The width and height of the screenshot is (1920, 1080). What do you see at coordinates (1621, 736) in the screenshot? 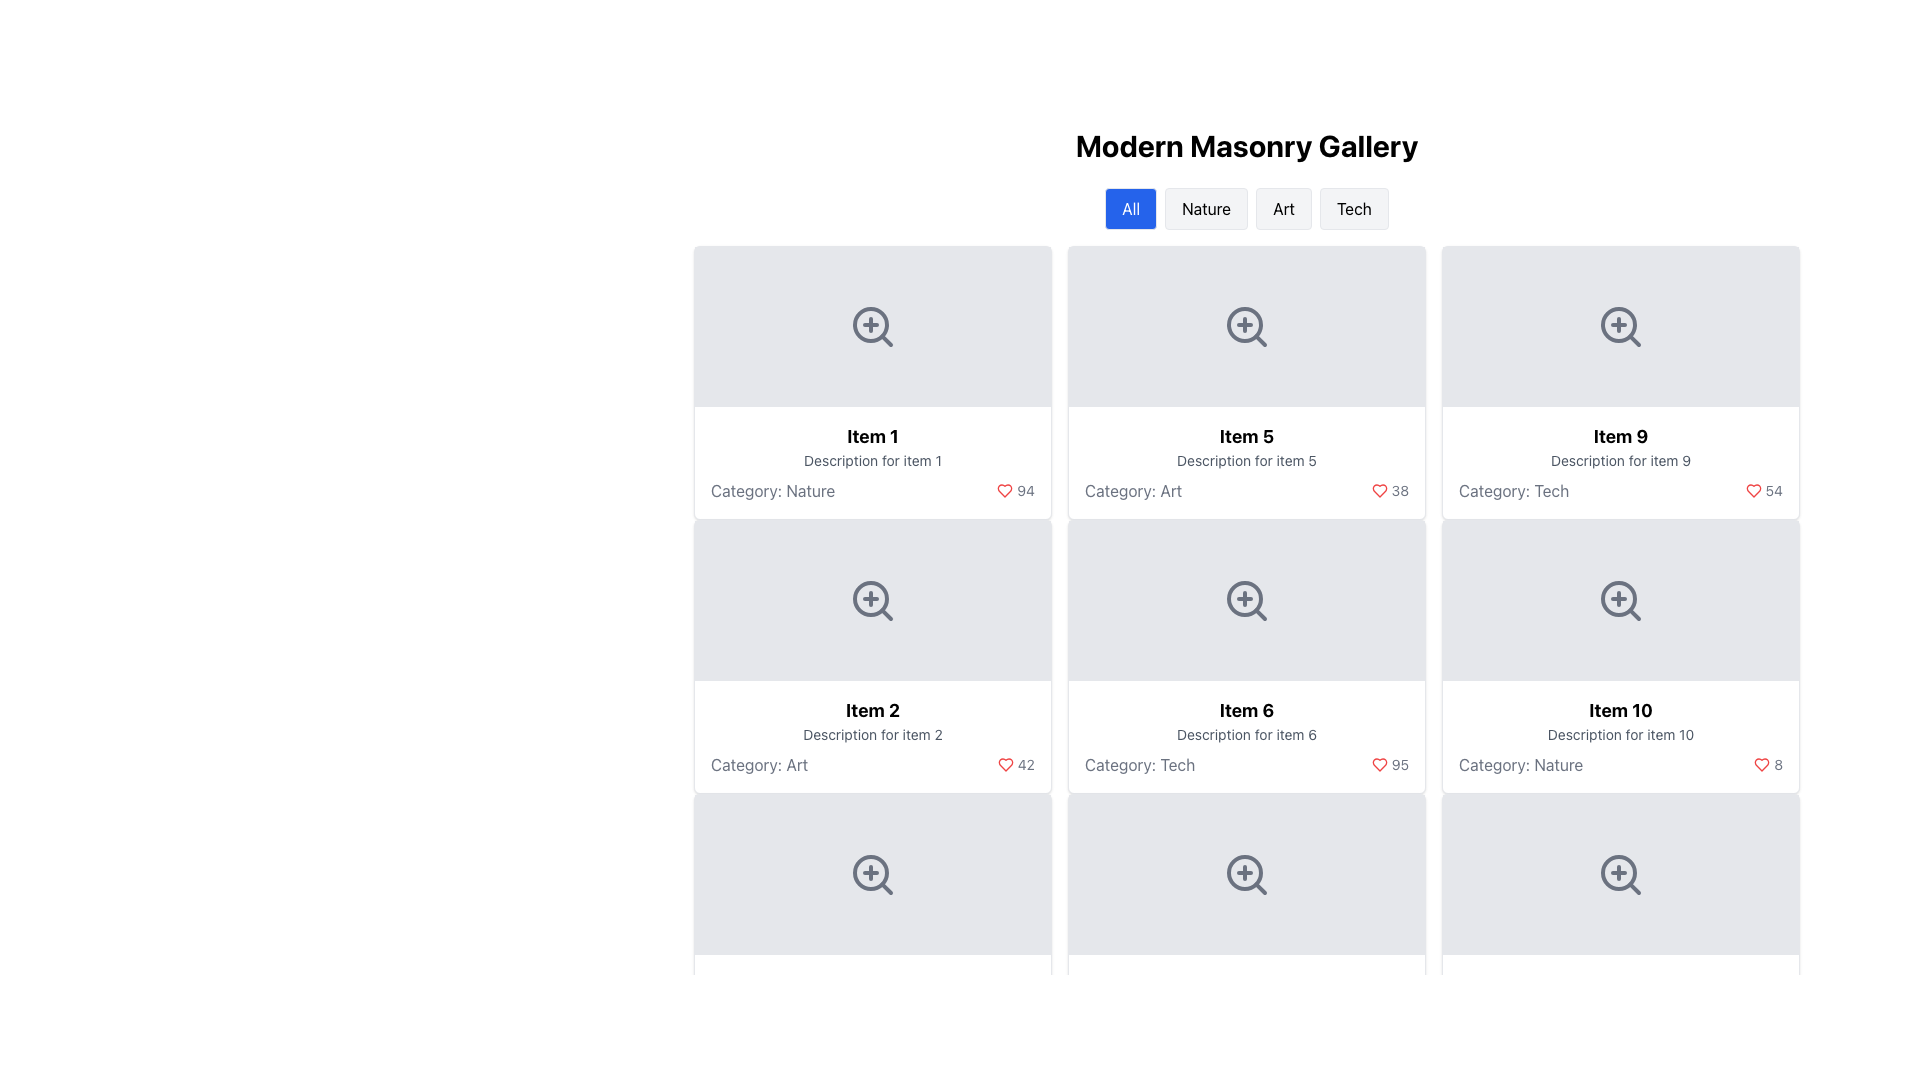
I see `the informational card located in the last column of the grid layout, which provides details about an item including its category and popularity` at bounding box center [1621, 736].